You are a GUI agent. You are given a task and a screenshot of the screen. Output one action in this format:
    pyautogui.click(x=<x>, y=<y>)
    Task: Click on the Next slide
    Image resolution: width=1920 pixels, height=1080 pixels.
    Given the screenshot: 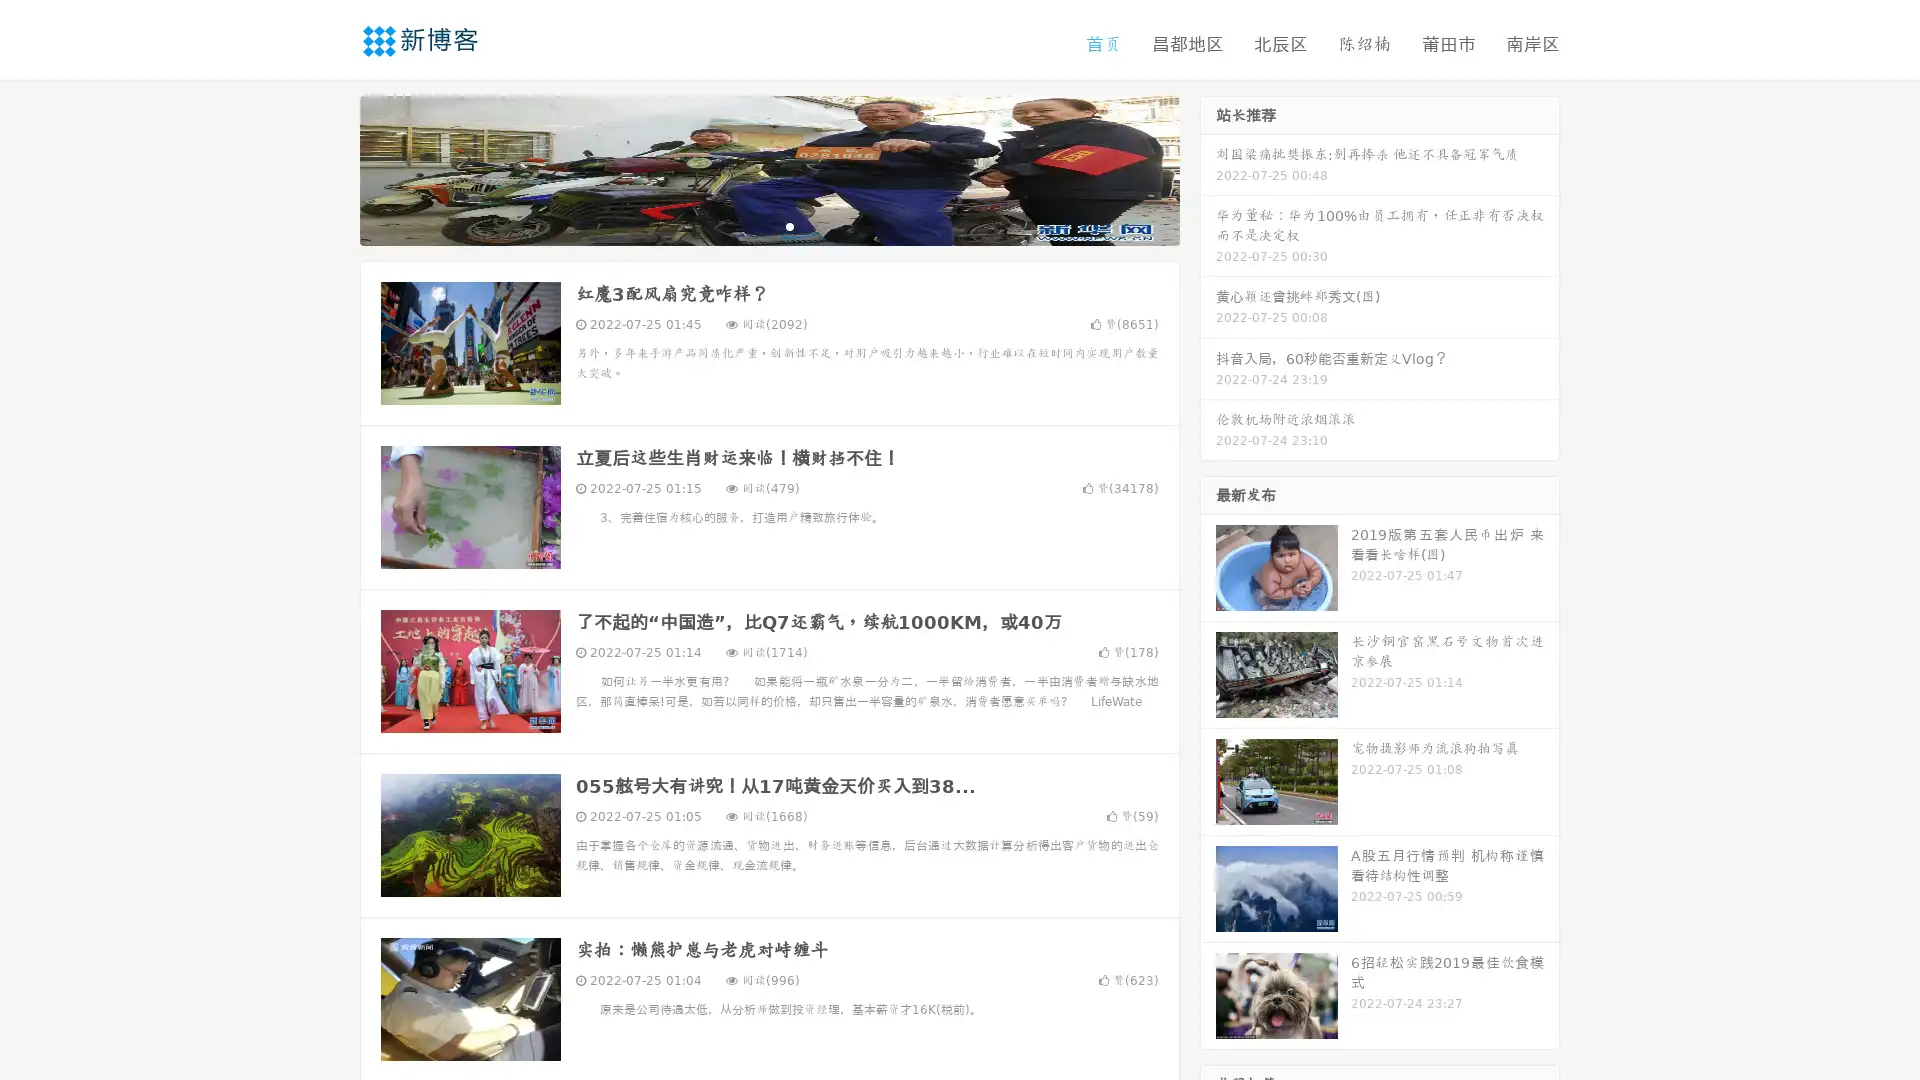 What is the action you would take?
    pyautogui.click(x=1208, y=168)
    